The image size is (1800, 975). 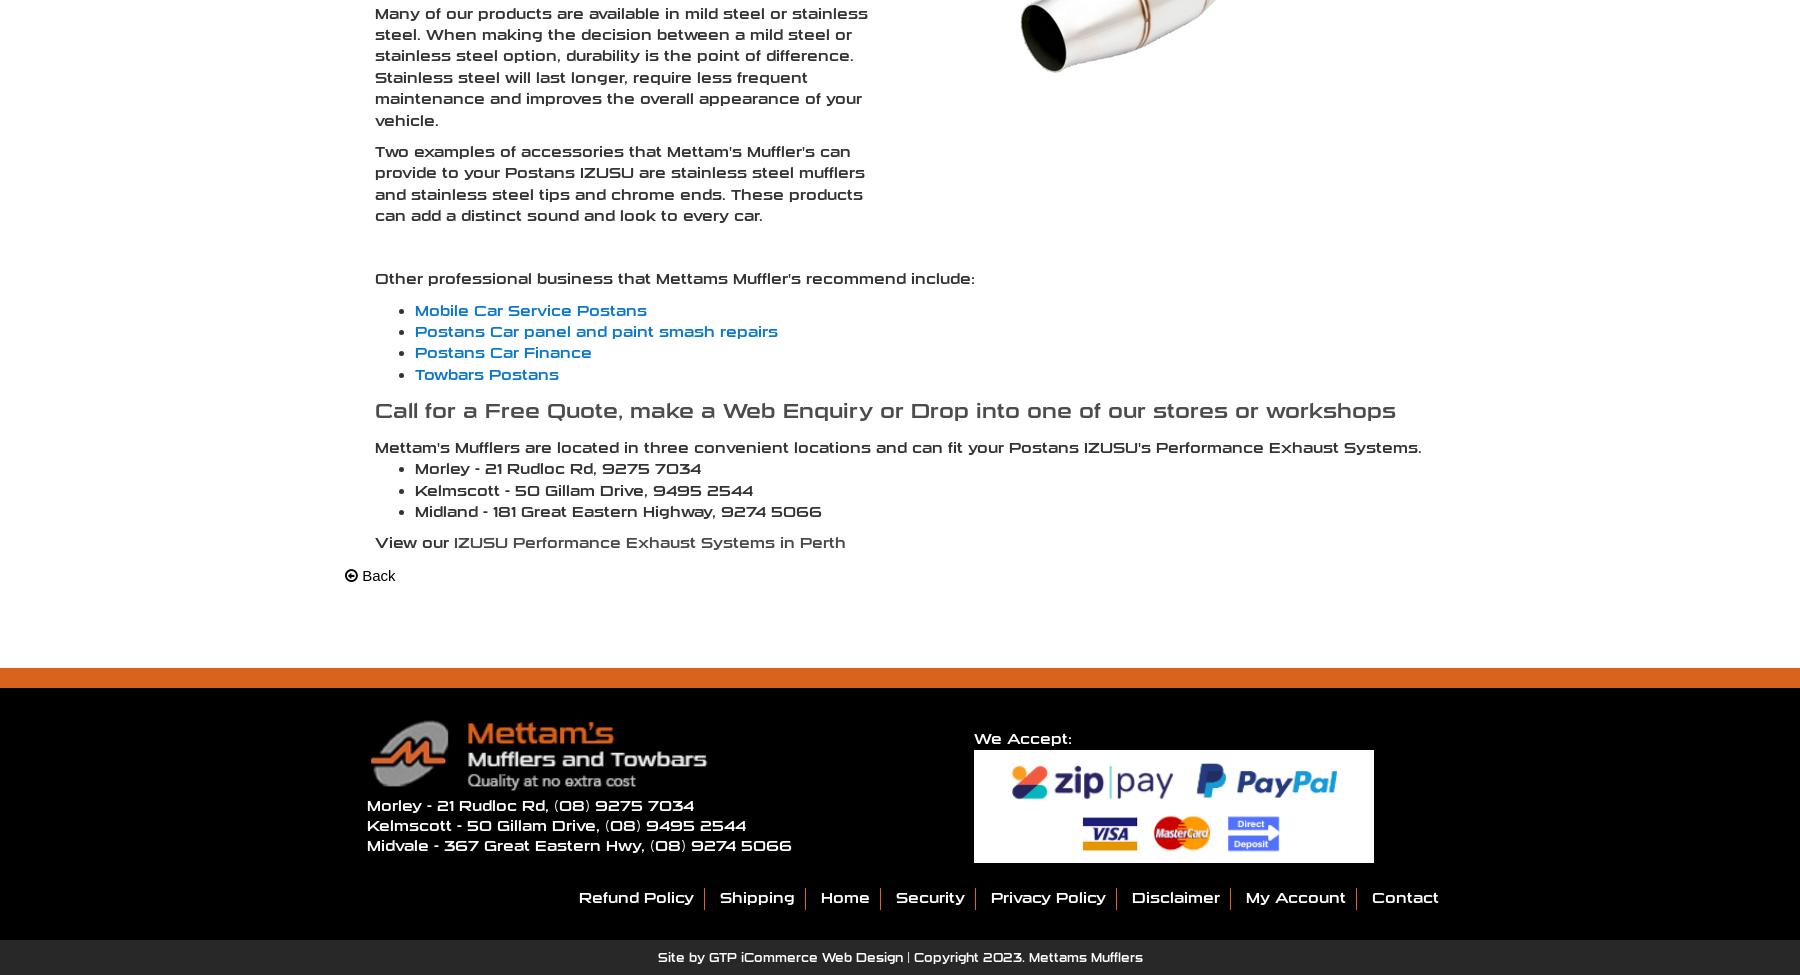 What do you see at coordinates (414, 541) in the screenshot?
I see `'View our'` at bounding box center [414, 541].